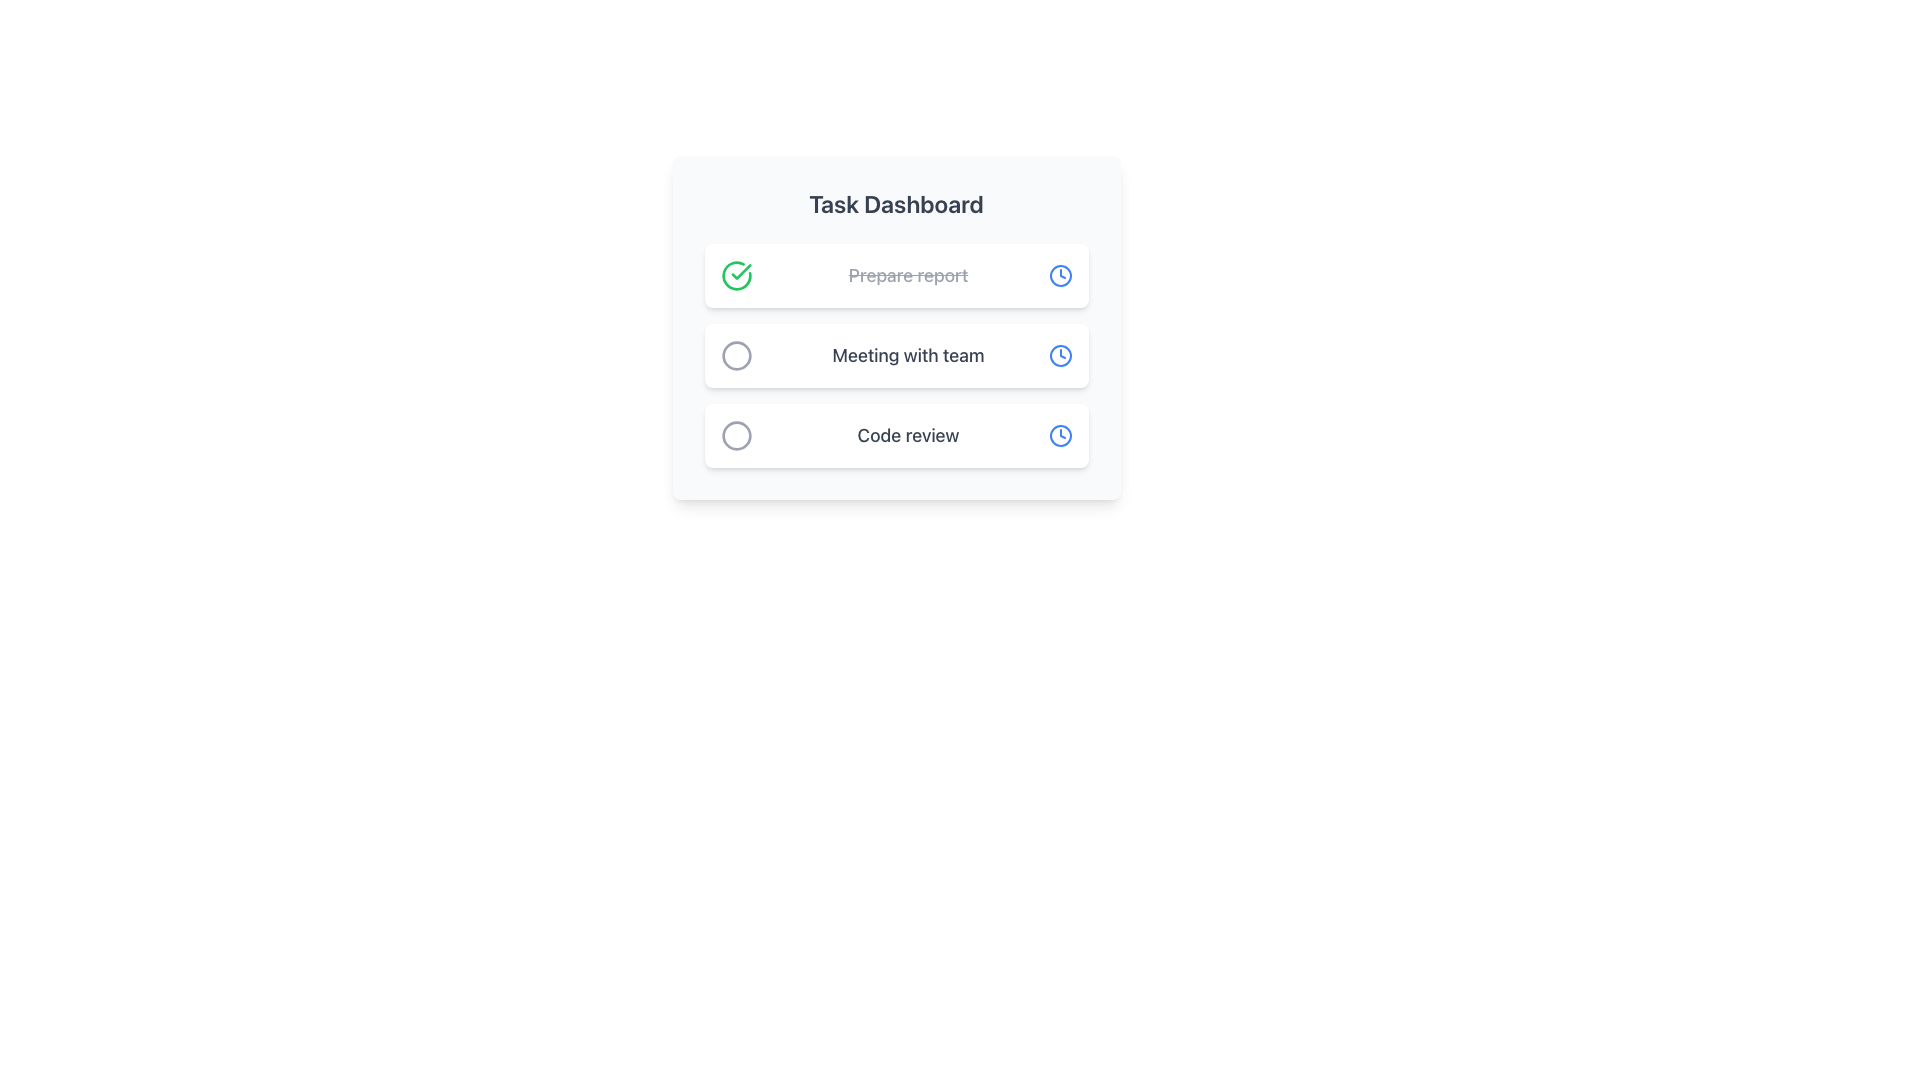  Describe the element at coordinates (1059, 434) in the screenshot. I see `the outer frame circle of the clock icon located in the bottom-right corner of the 'Code Review' task row in the task dashboard interface` at that location.